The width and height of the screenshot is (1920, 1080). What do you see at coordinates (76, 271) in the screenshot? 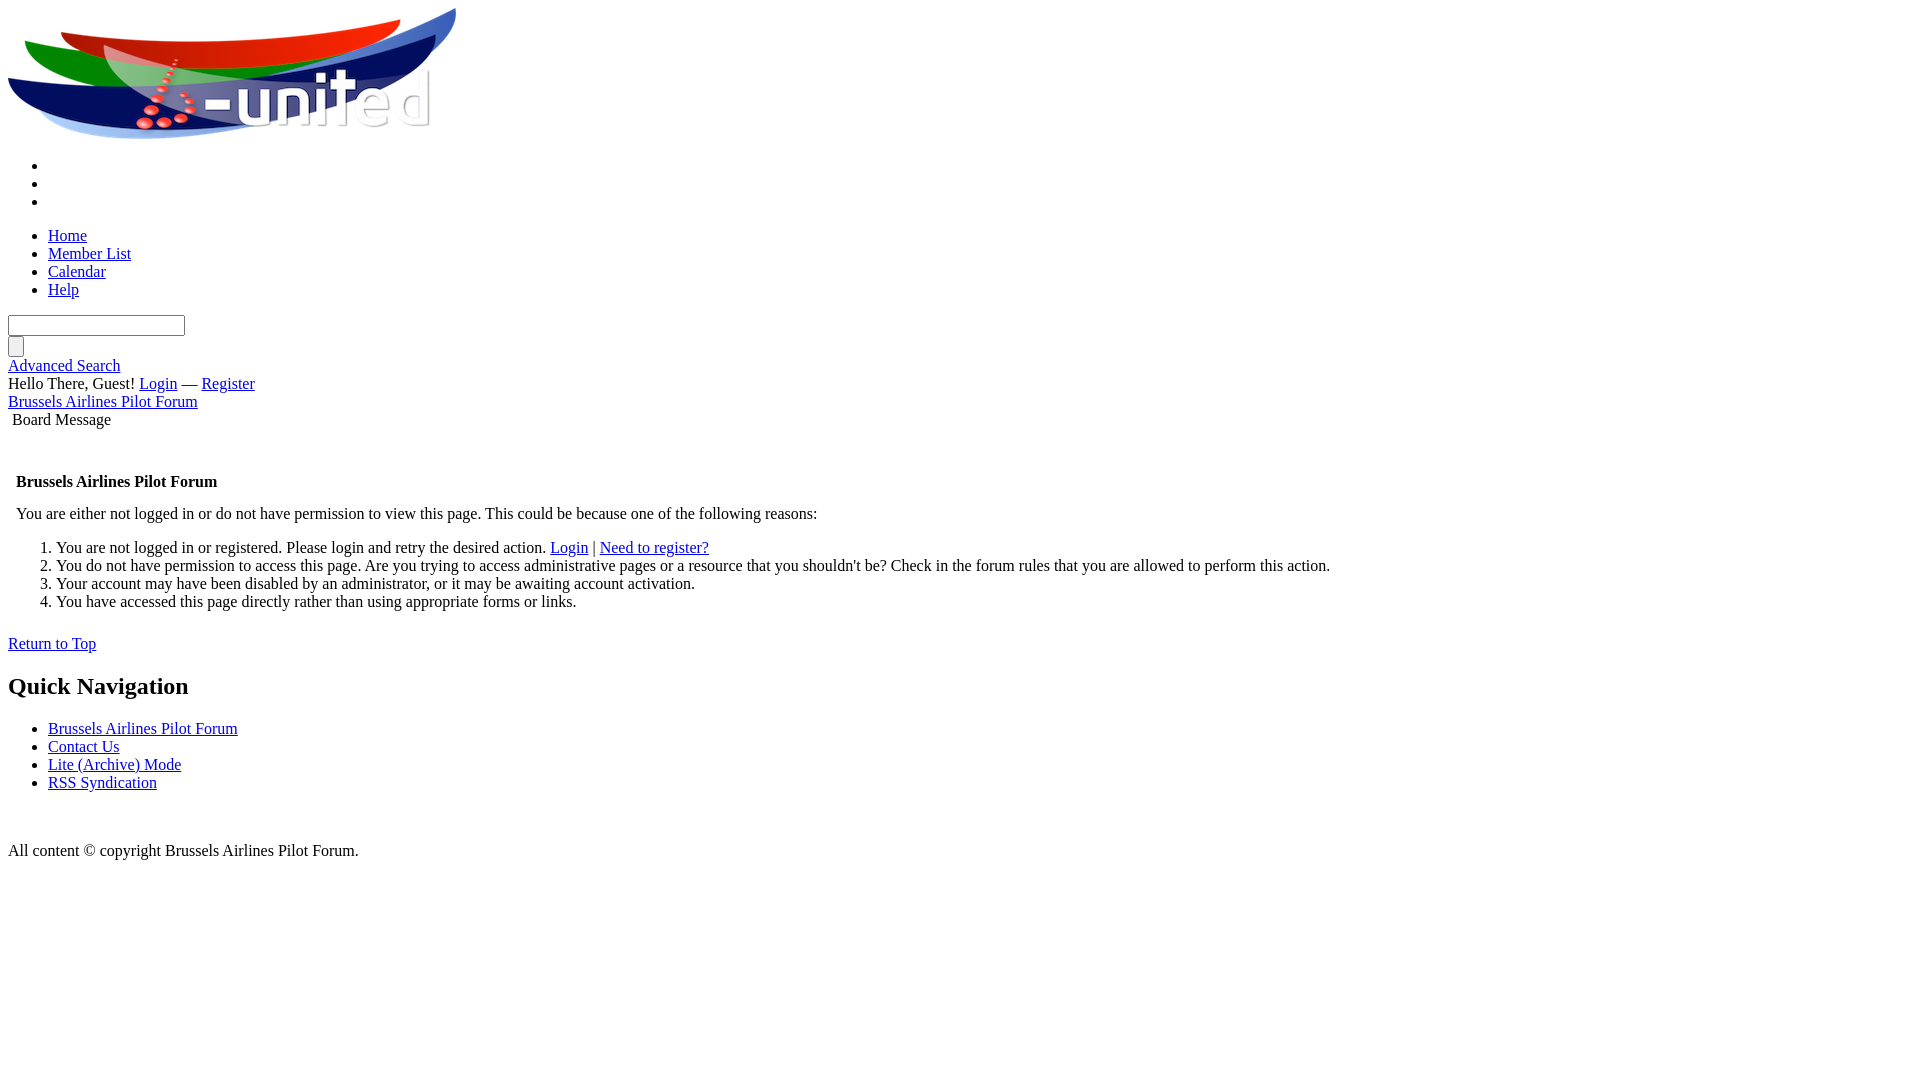
I see `'Calendar'` at bounding box center [76, 271].